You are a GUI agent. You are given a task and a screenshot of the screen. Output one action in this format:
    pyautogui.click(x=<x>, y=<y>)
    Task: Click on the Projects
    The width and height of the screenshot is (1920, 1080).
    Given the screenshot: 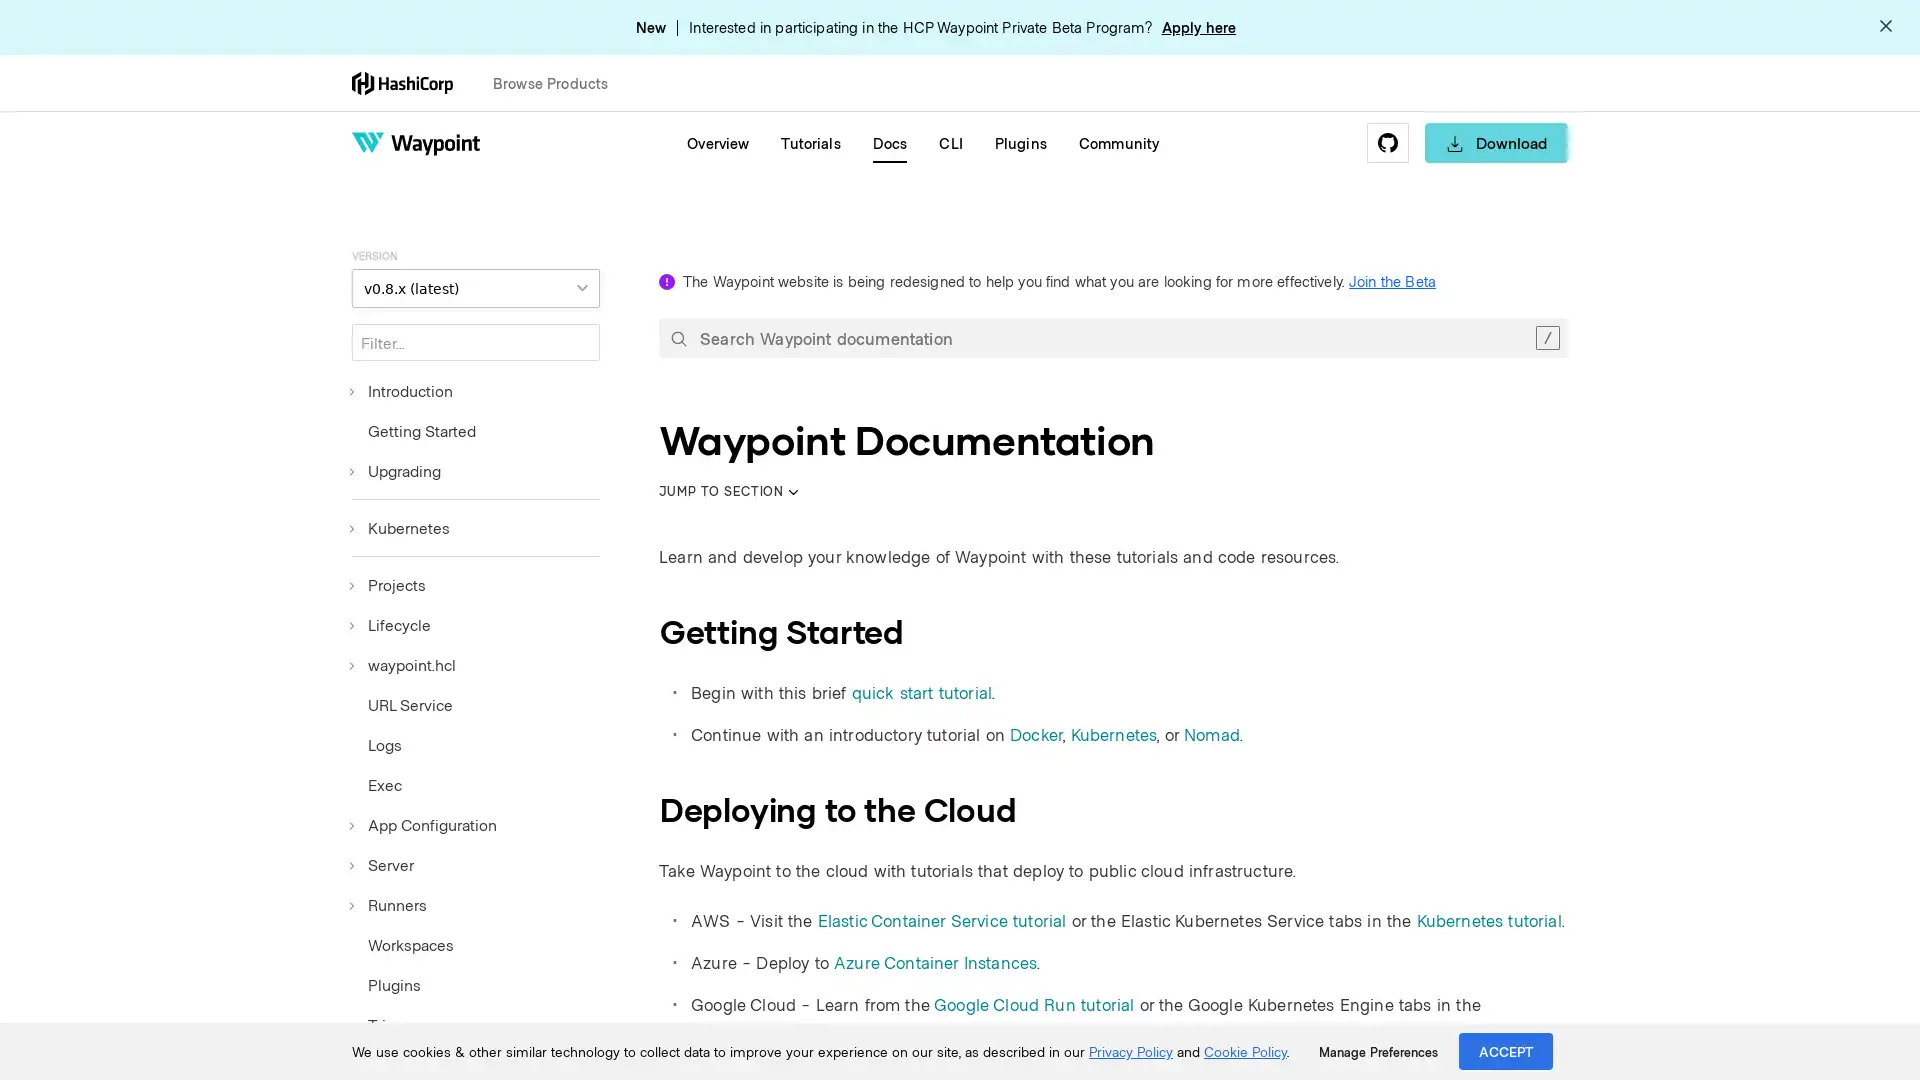 What is the action you would take?
    pyautogui.click(x=388, y=585)
    